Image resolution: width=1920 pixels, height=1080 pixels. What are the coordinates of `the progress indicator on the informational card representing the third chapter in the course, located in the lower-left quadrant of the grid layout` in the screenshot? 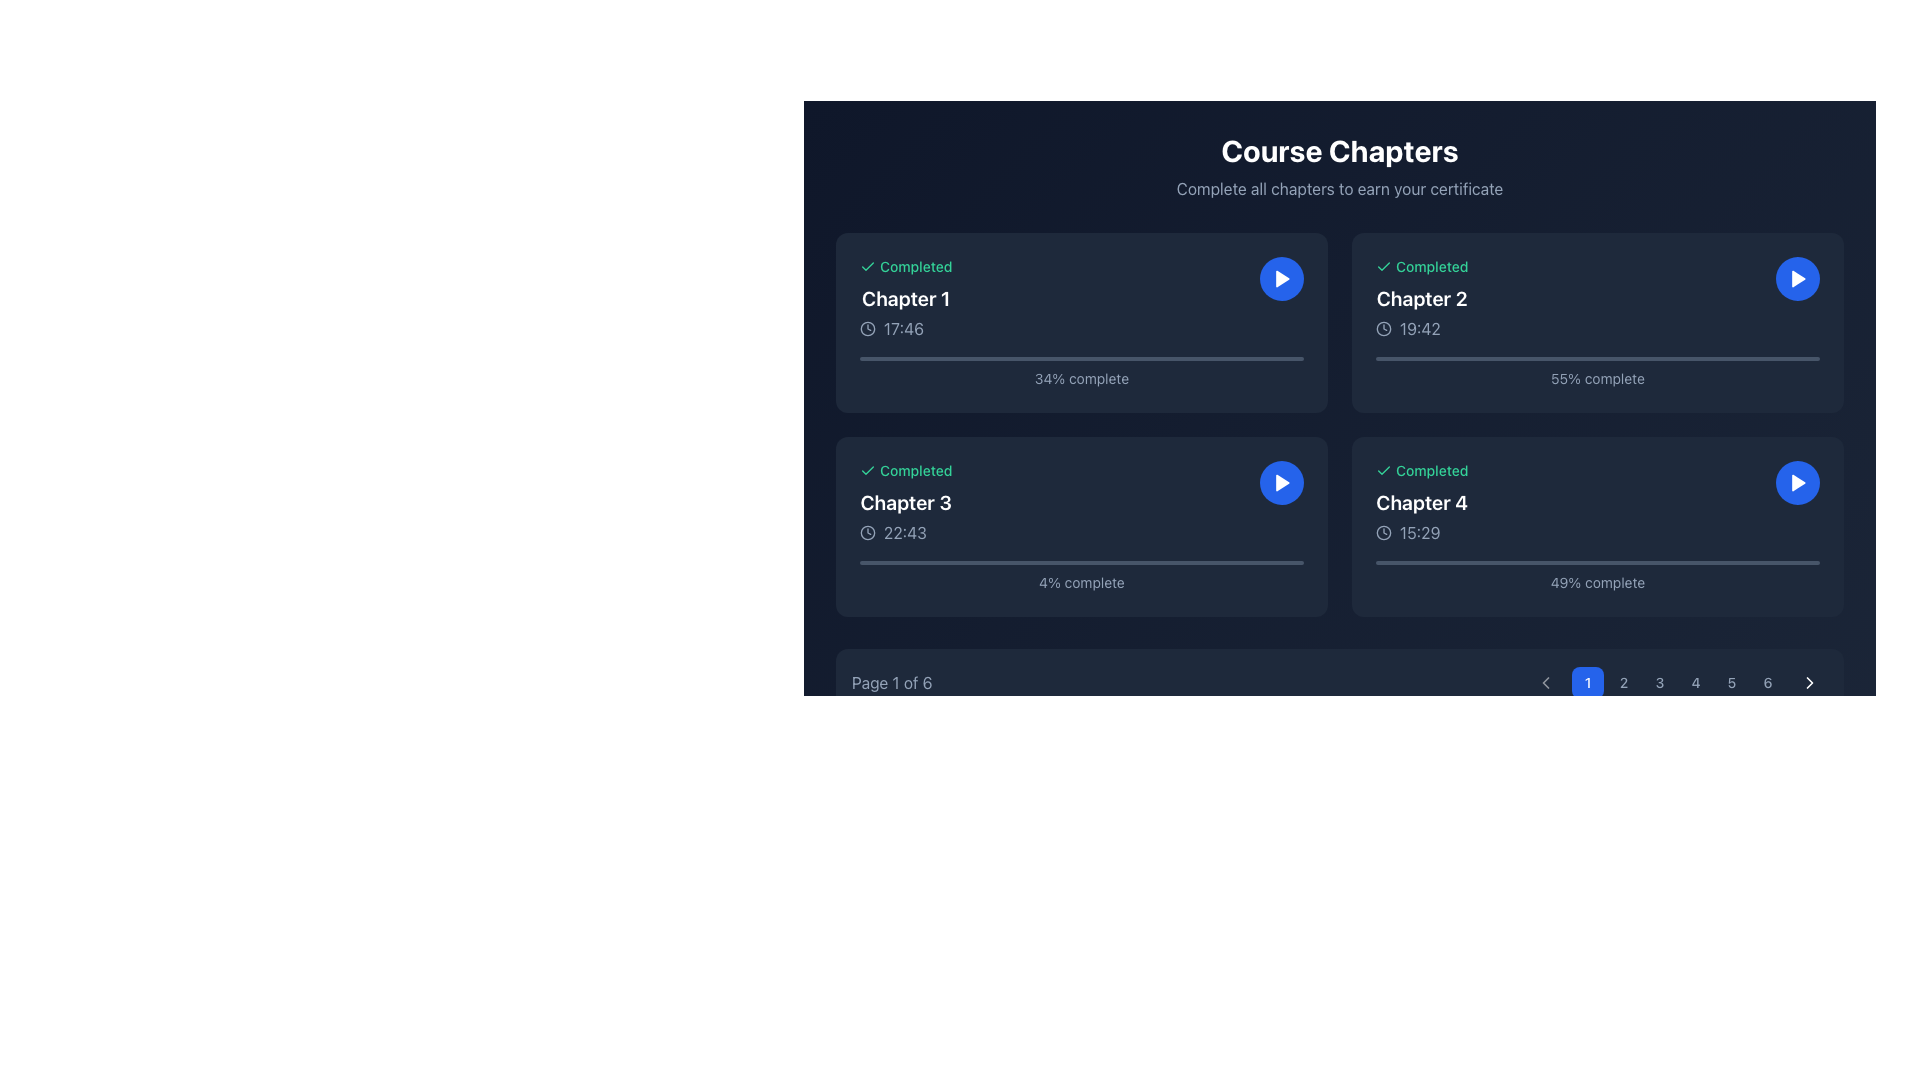 It's located at (1080, 526).